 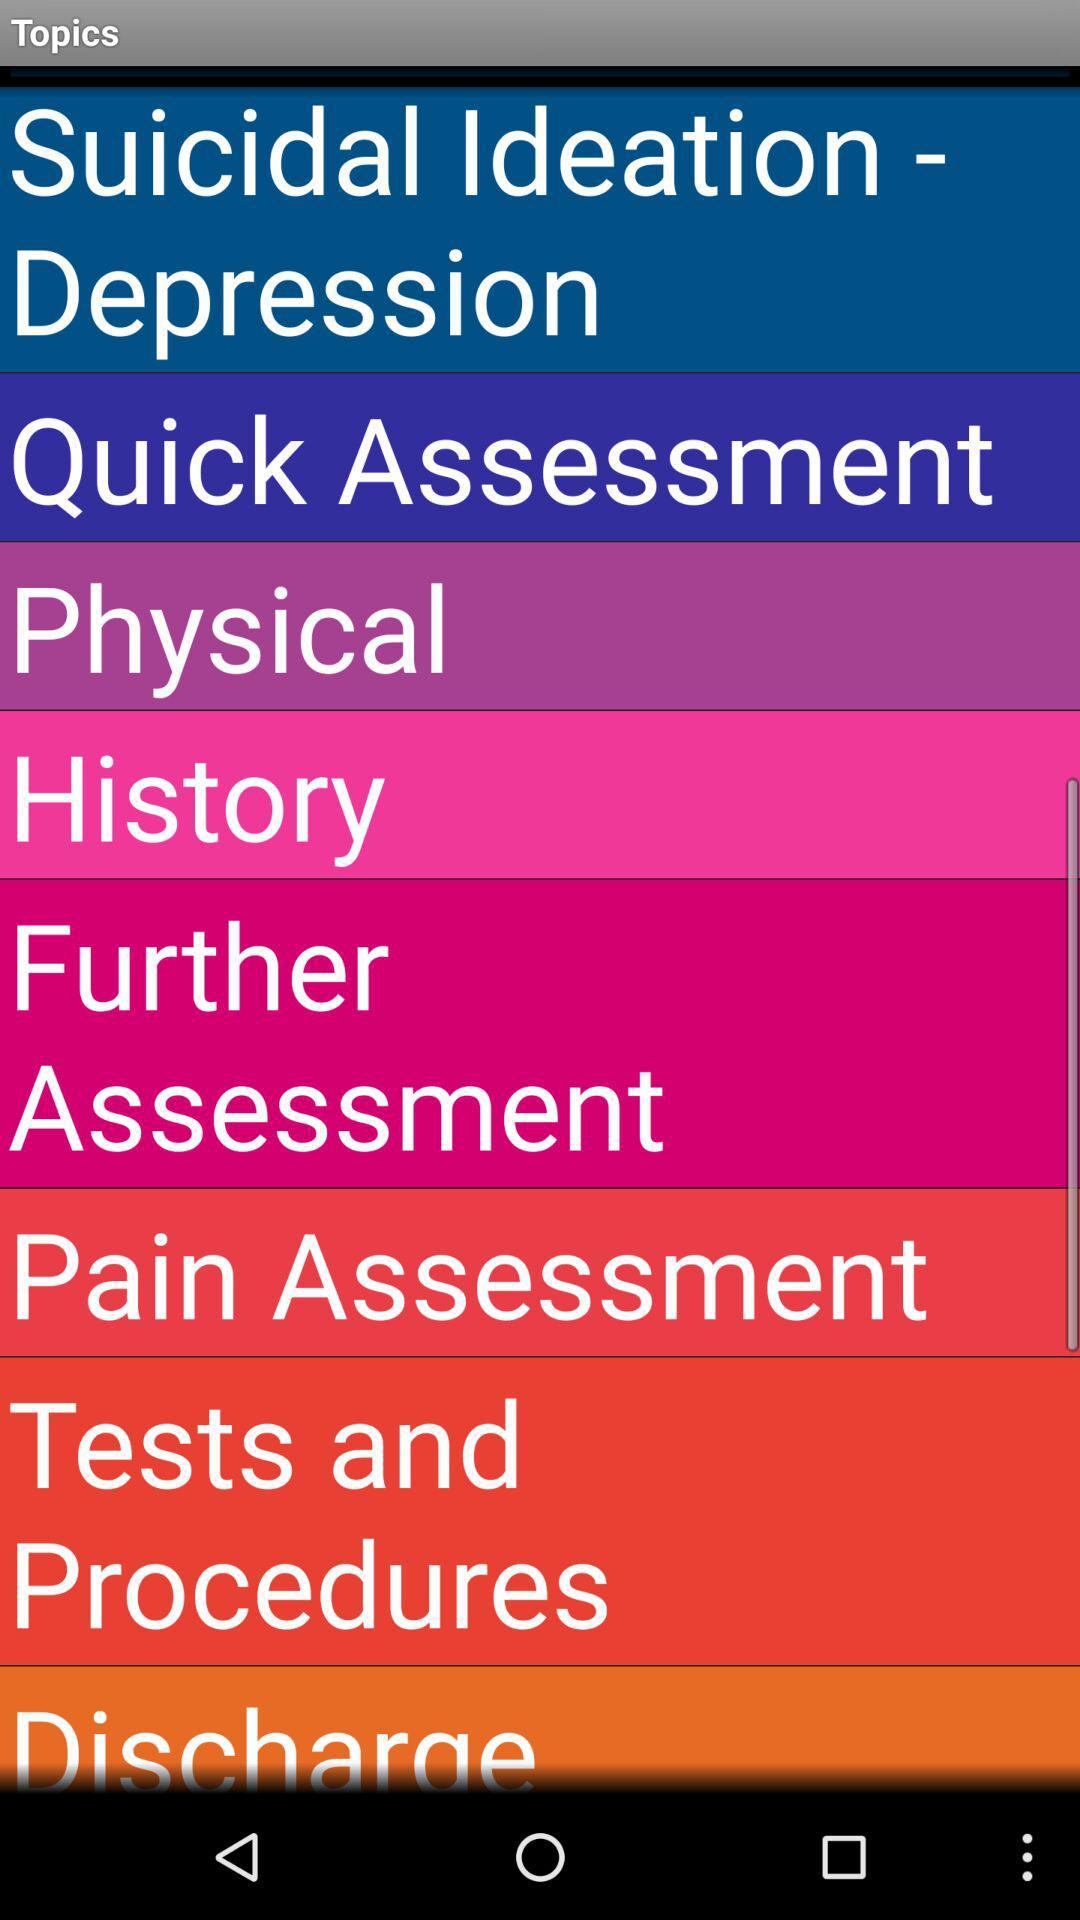 What do you see at coordinates (540, 219) in the screenshot?
I see `icon below the topics icon` at bounding box center [540, 219].